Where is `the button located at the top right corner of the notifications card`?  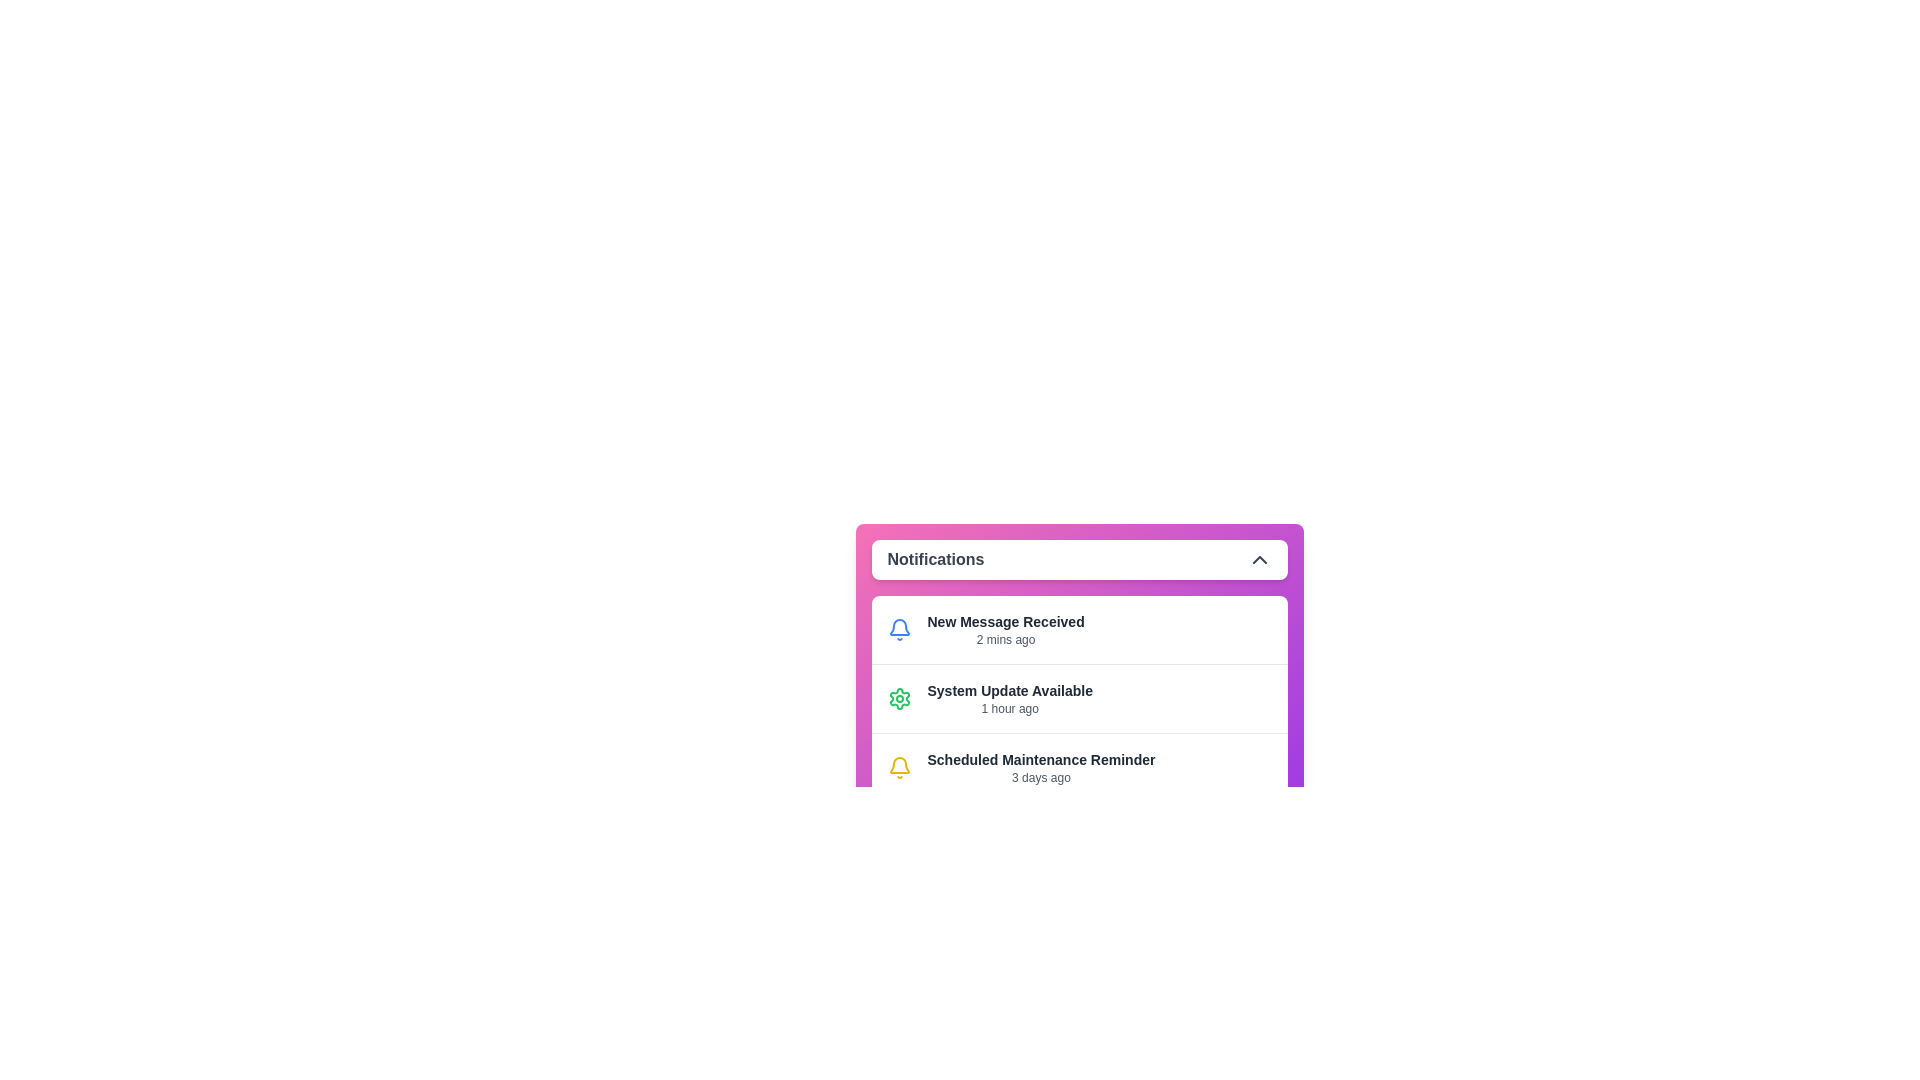
the button located at the top right corner of the notifications card is located at coordinates (1258, 559).